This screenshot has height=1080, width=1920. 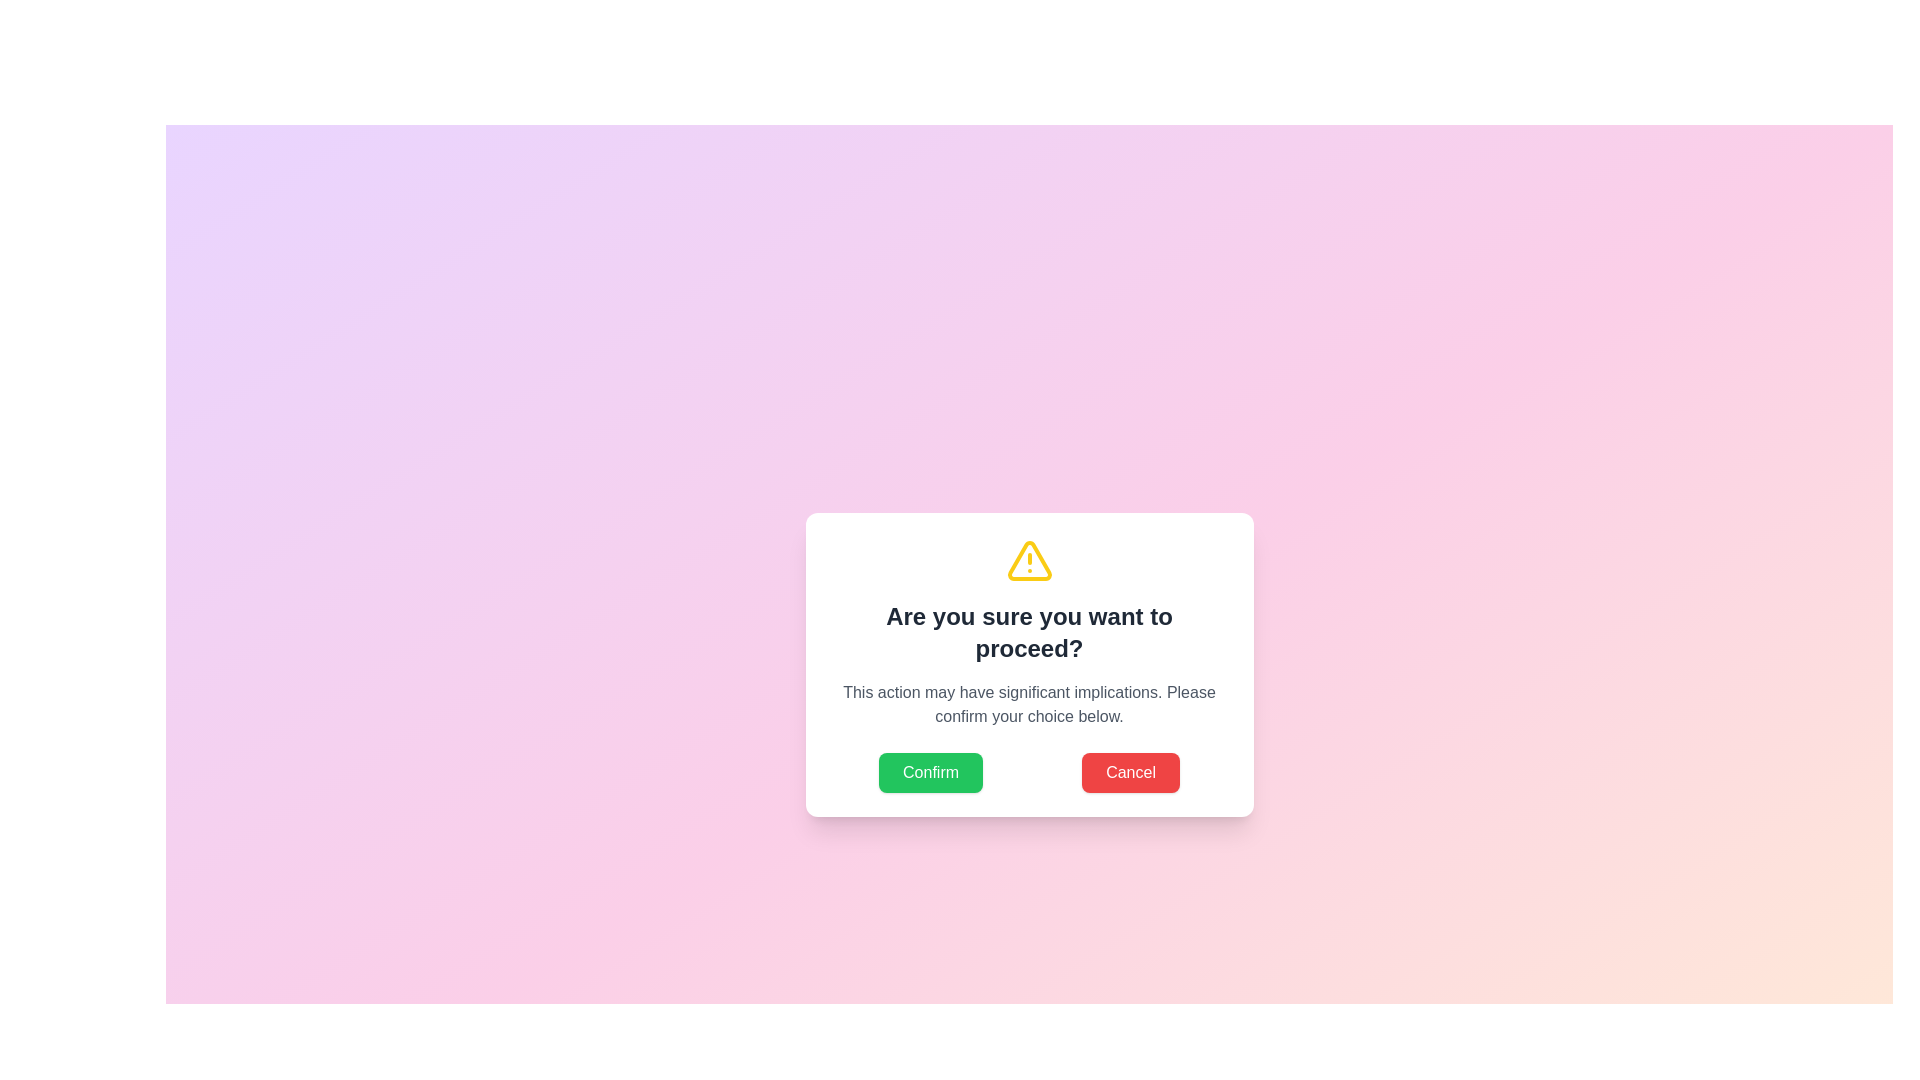 I want to click on the 'Confirm' button, which is part of a pair of interactive buttons labeled 'Confirm' (green) and 'Cancel' (red) located in the confirmation panel of the dialogue box, so click(x=1029, y=771).